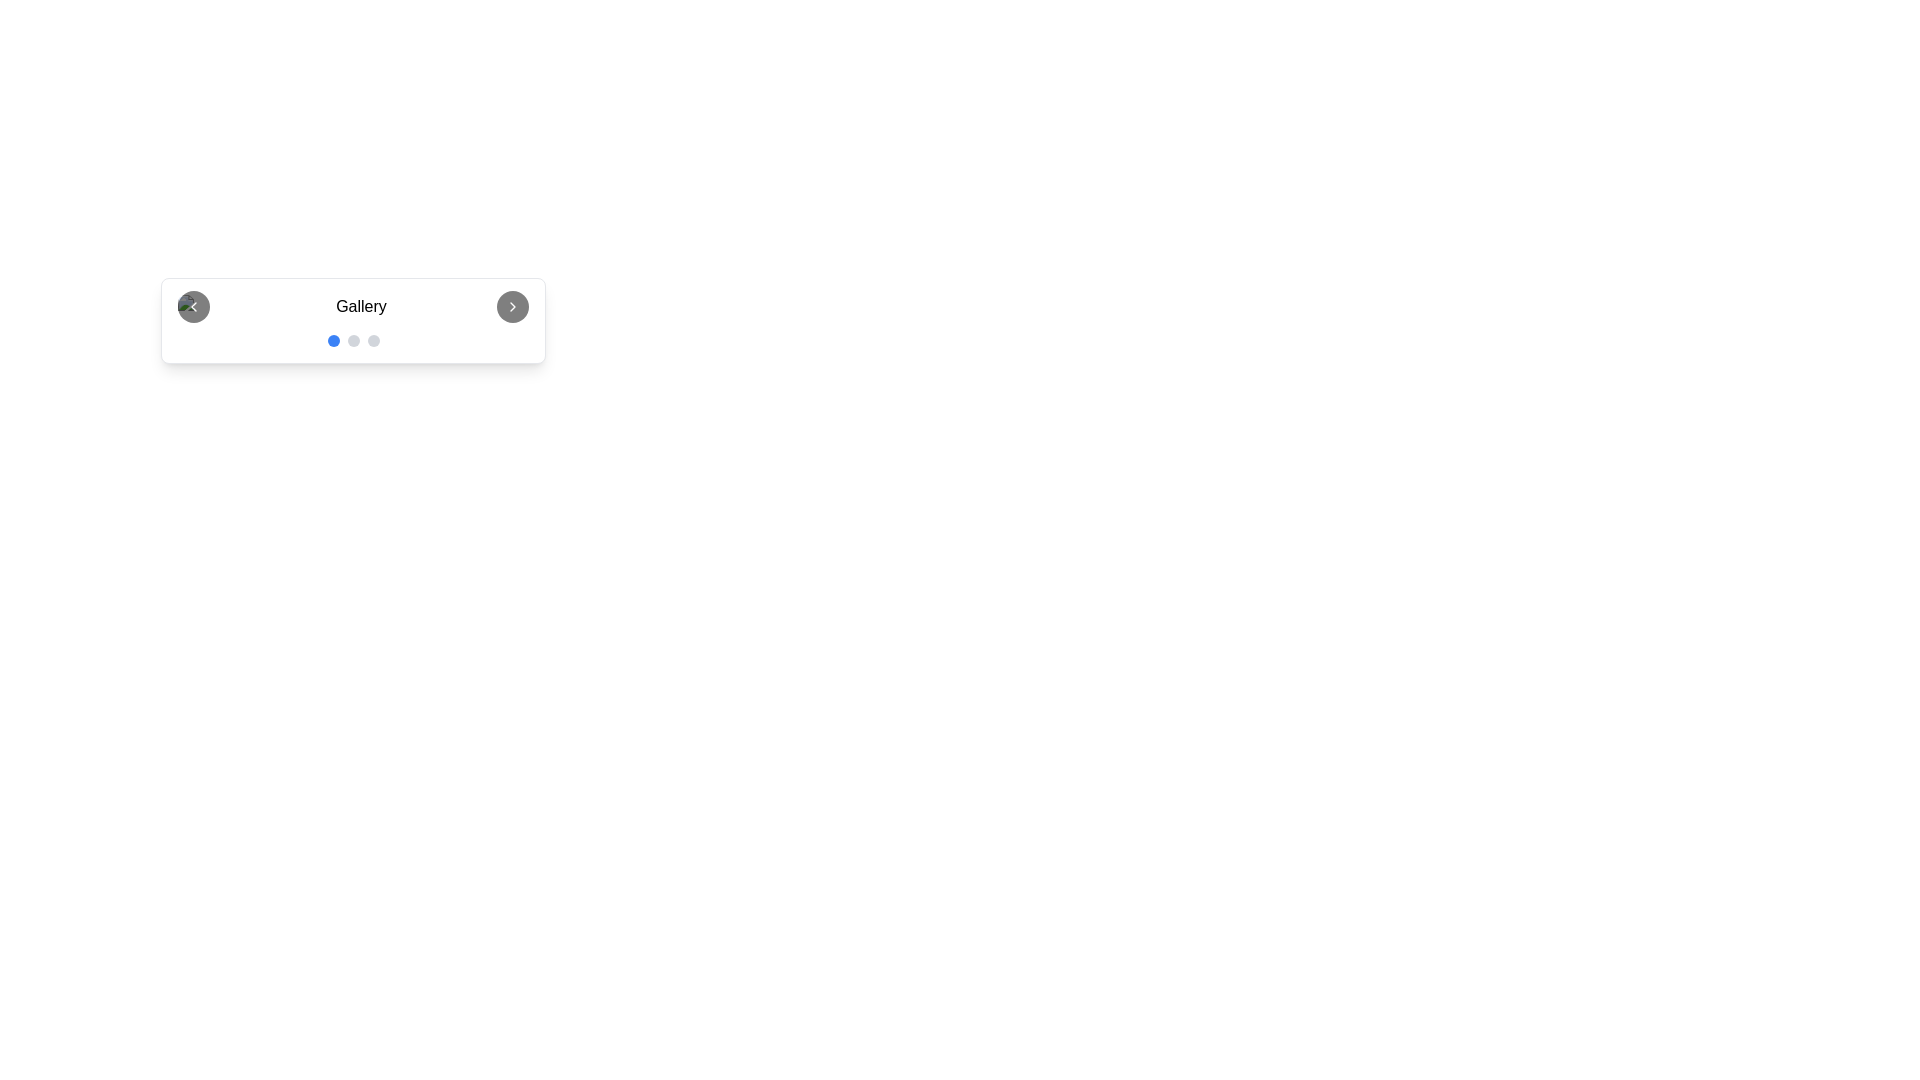 The height and width of the screenshot is (1080, 1920). I want to click on the circular button with a black background and a left-pointing arrow icon, so click(193, 307).